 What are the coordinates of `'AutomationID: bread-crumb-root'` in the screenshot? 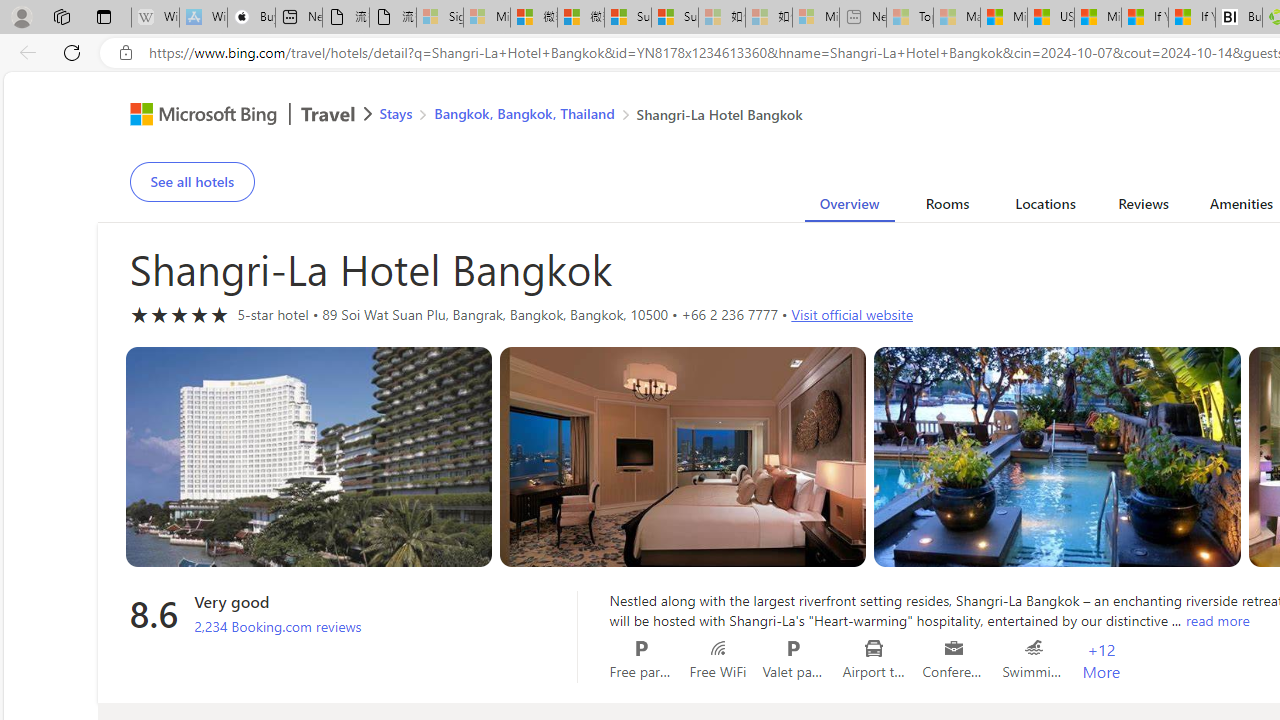 It's located at (577, 117).